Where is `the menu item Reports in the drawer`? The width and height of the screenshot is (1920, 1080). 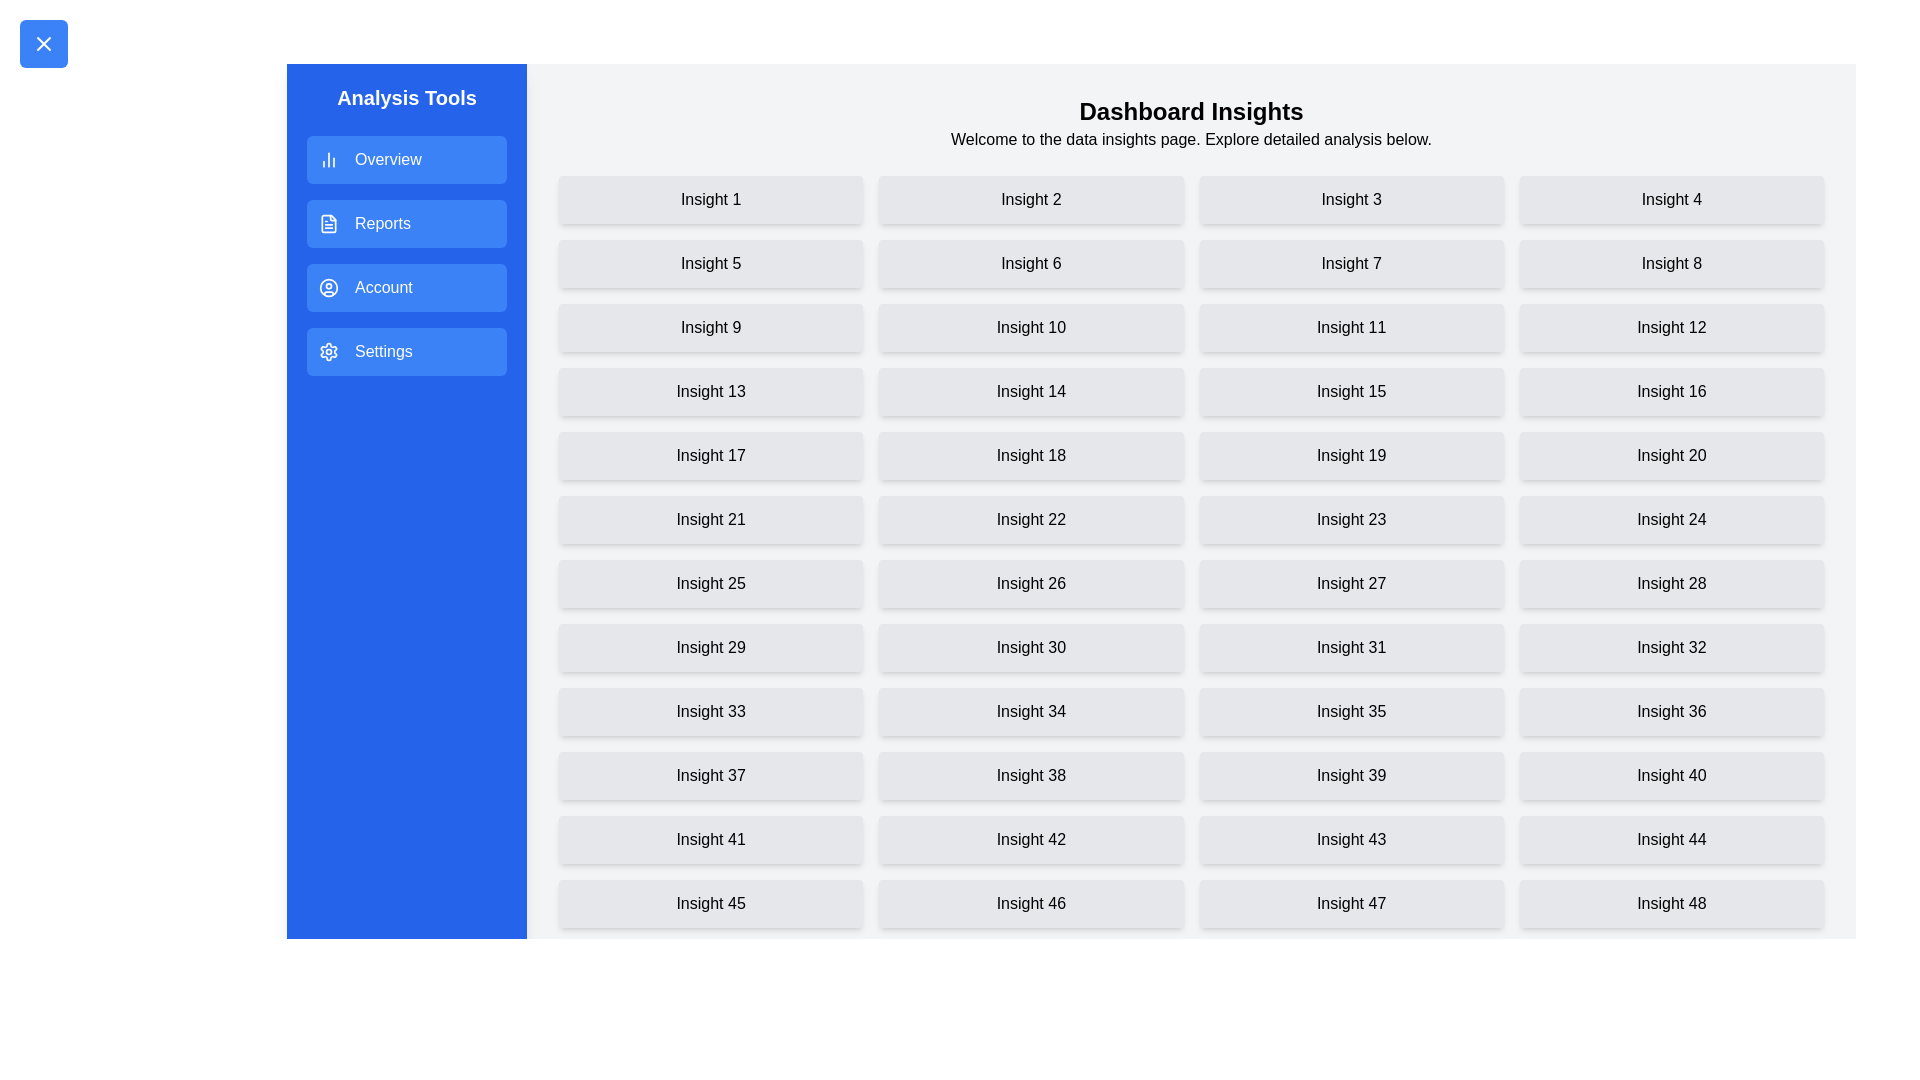 the menu item Reports in the drawer is located at coordinates (406, 223).